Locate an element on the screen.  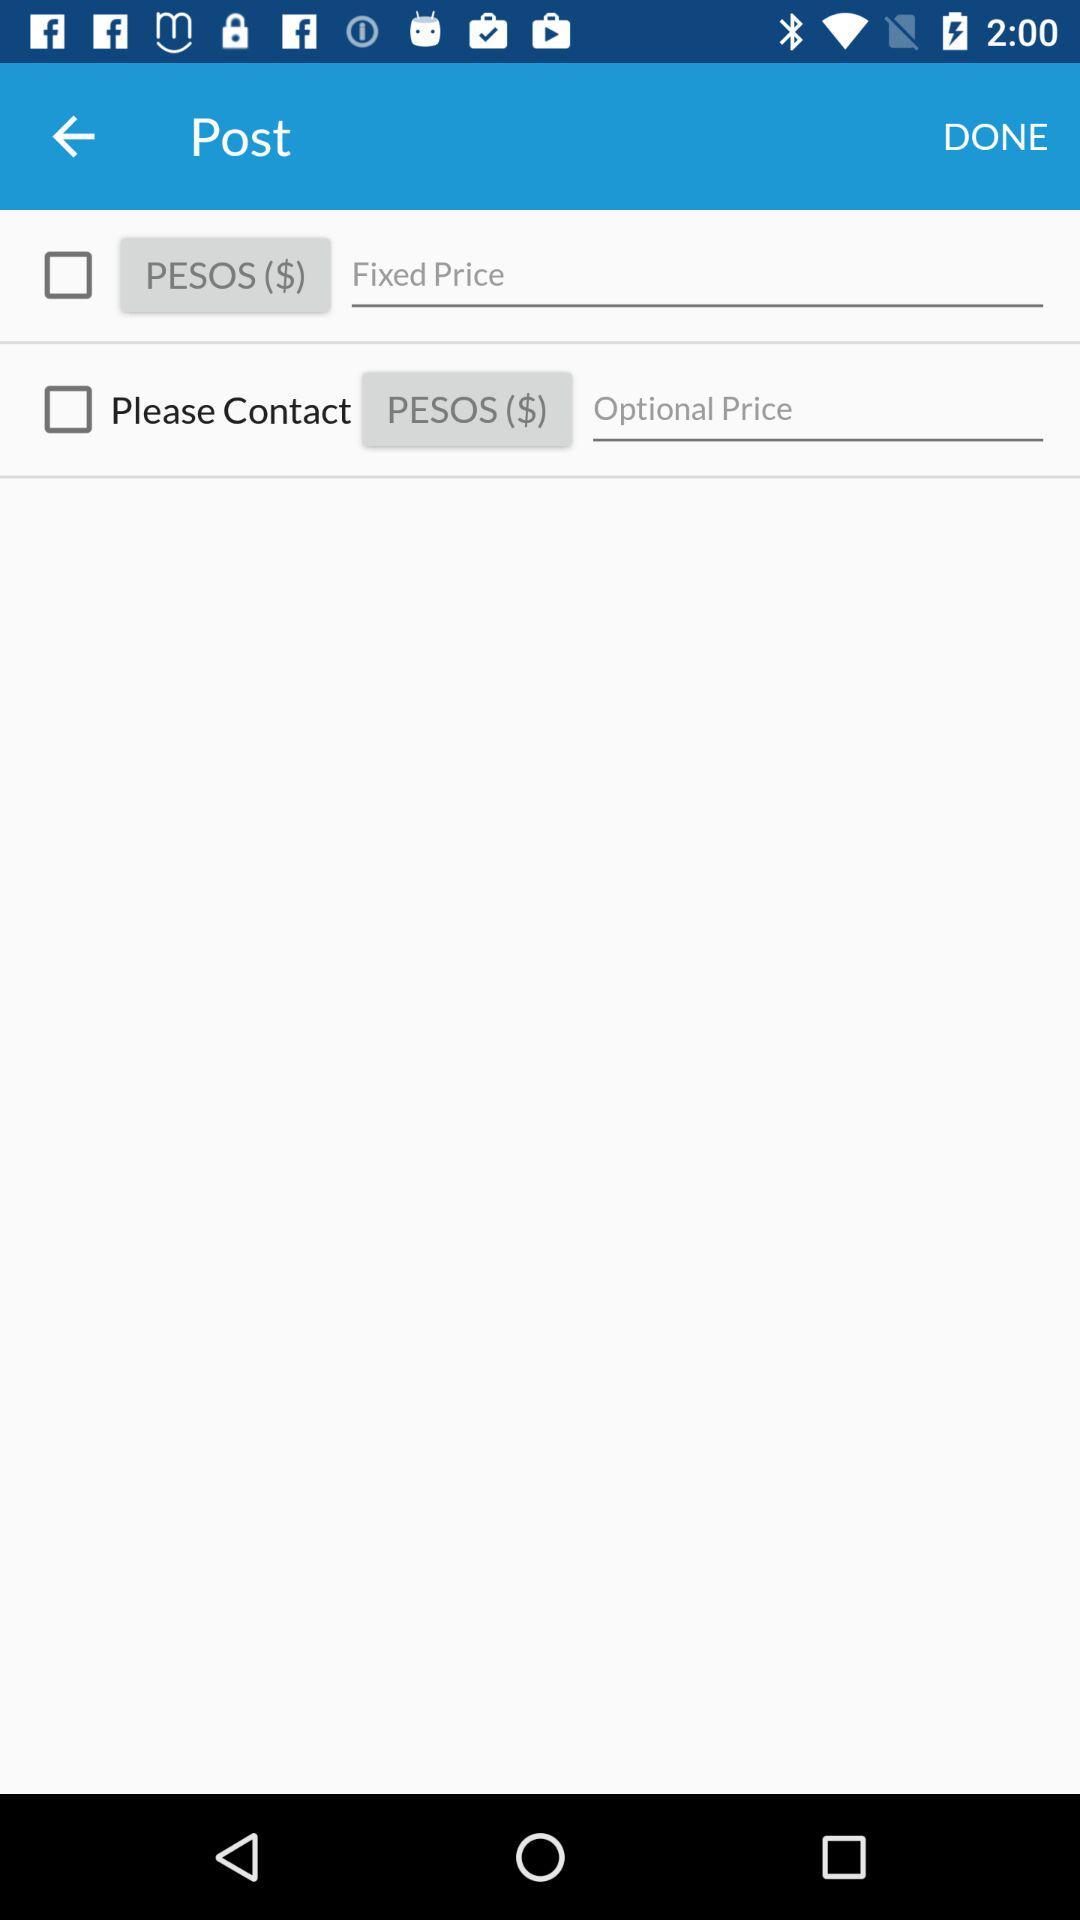
the item next to the pesos ($) icon is located at coordinates (67, 274).